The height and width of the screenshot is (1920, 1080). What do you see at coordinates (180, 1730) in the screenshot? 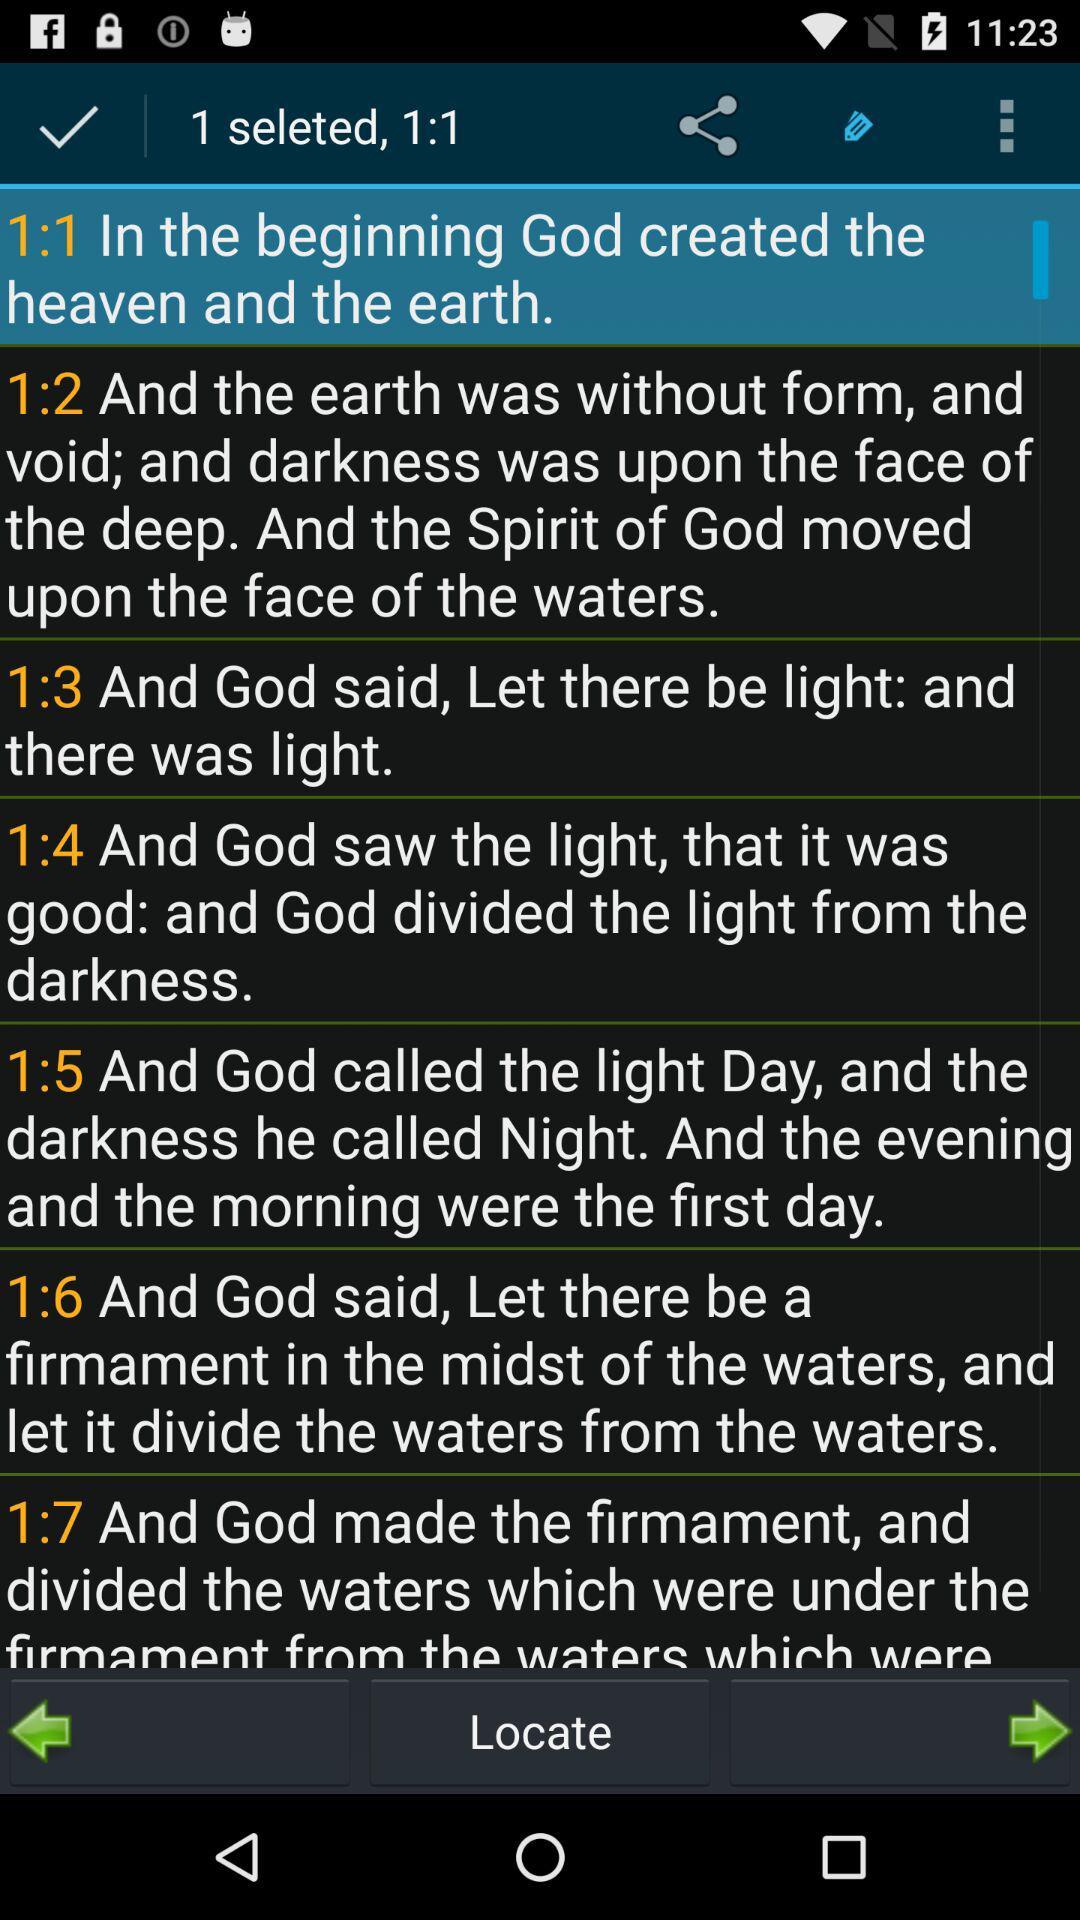
I see `go back` at bounding box center [180, 1730].